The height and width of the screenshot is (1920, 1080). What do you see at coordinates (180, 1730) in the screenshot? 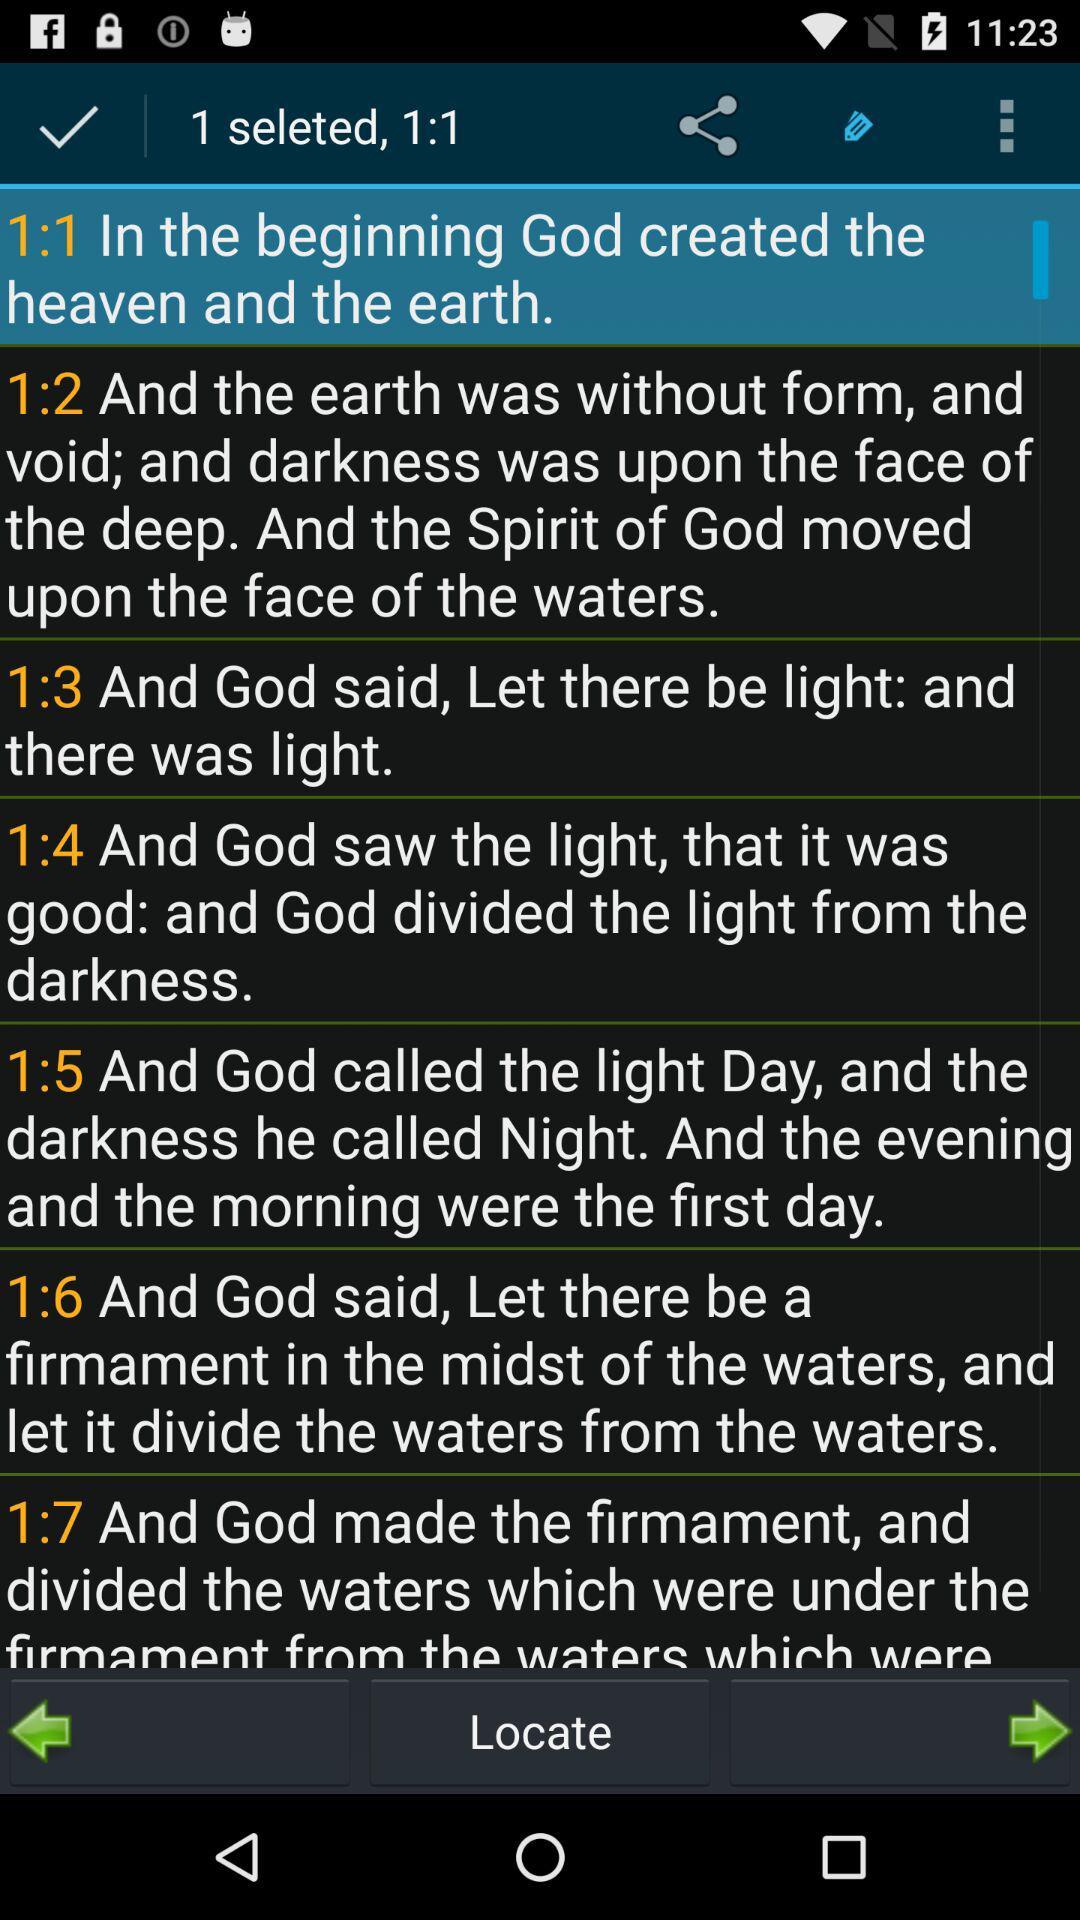
I see `go back` at bounding box center [180, 1730].